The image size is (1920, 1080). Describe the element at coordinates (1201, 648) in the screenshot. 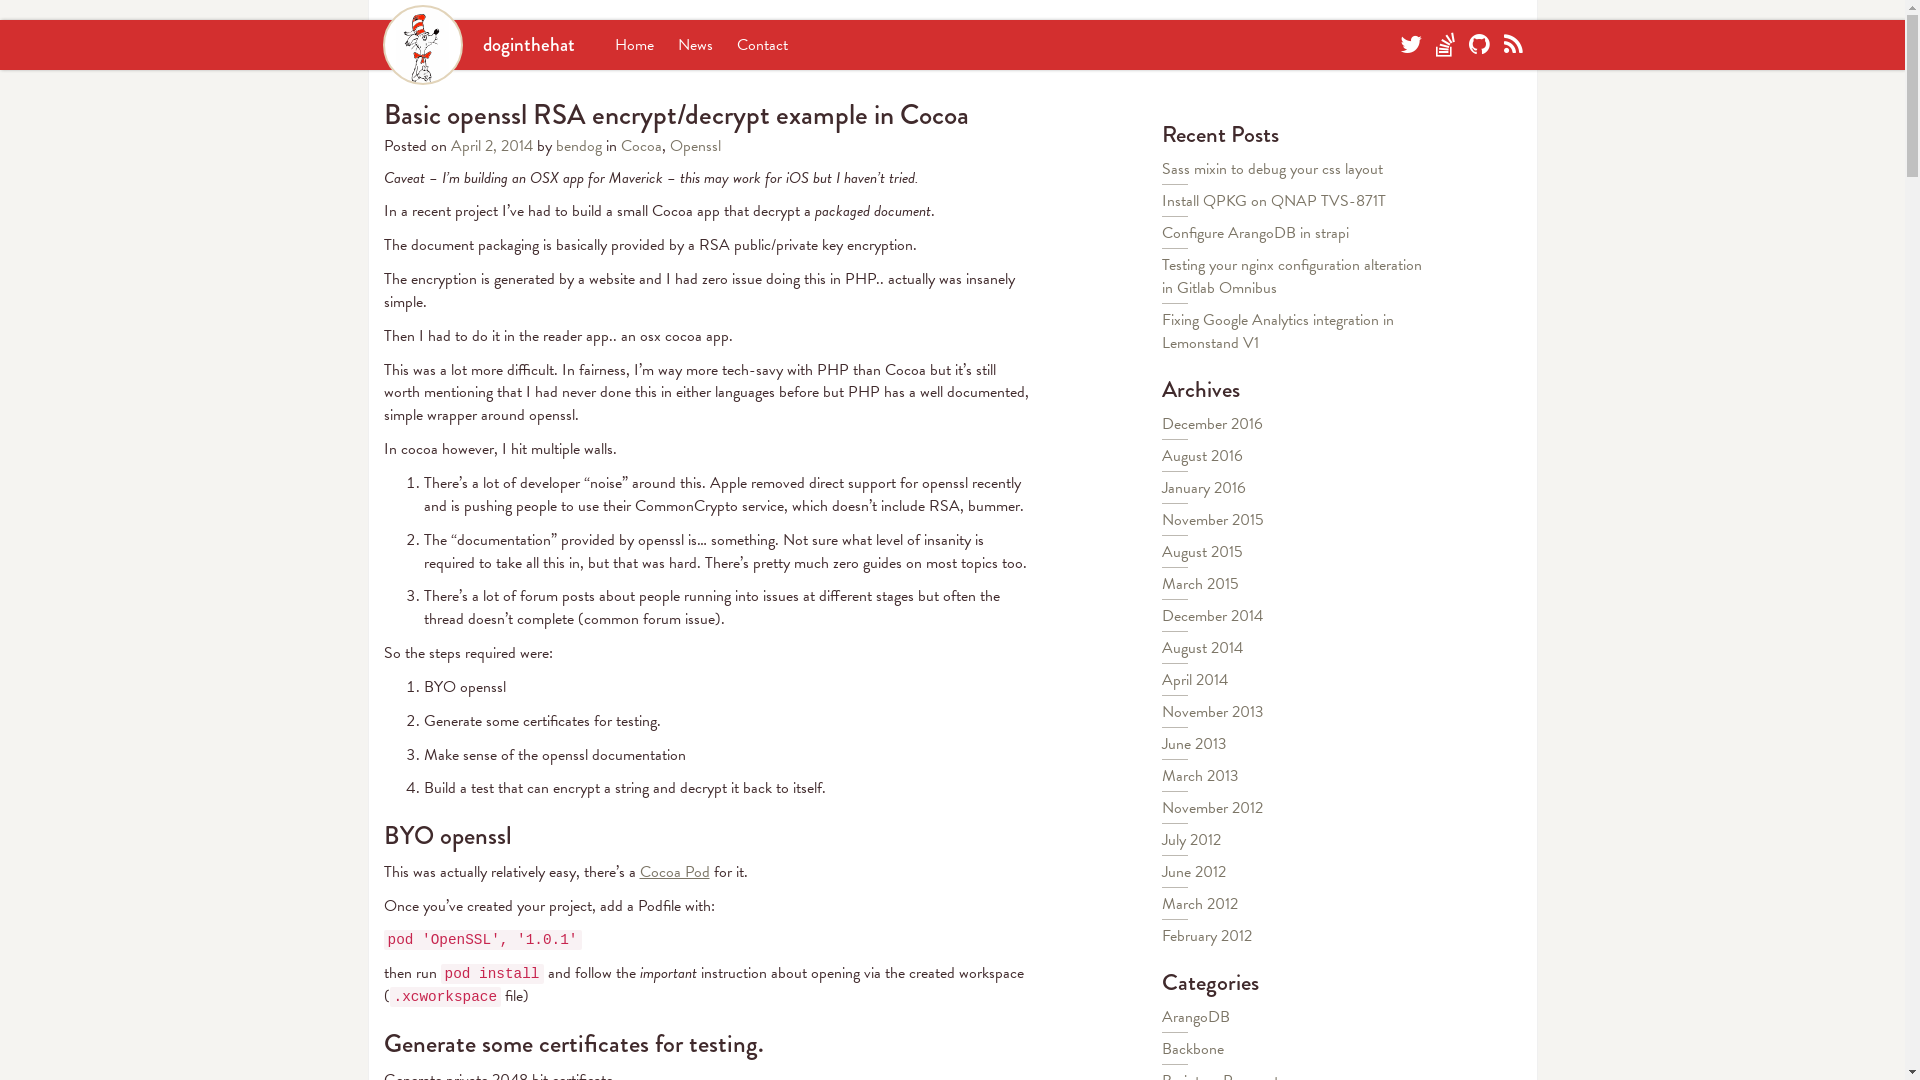

I see `'August 2014'` at that location.